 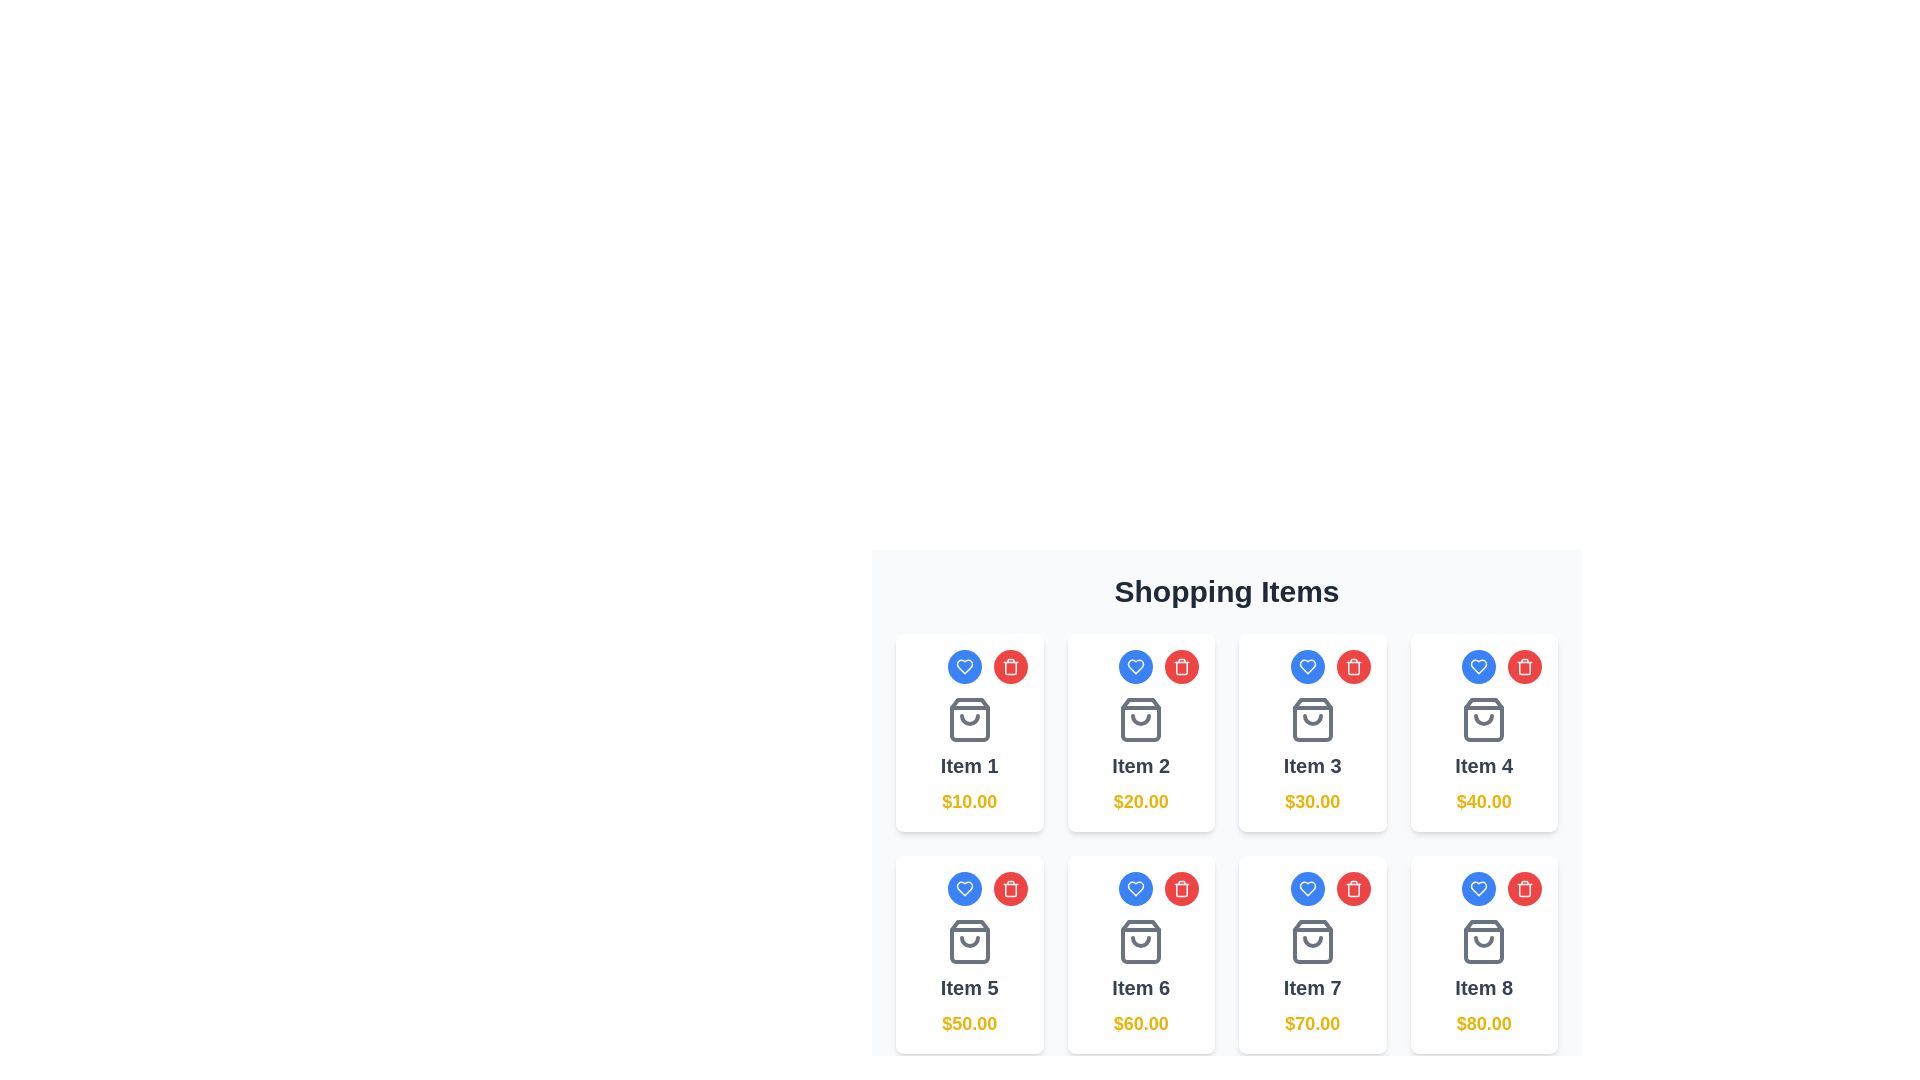 What do you see at coordinates (1478, 887) in the screenshot?
I see `the blue heart-shaped icon button to favorite 'Item 8', located at the top of the product card and directly adjacent to the red trash can icon` at bounding box center [1478, 887].